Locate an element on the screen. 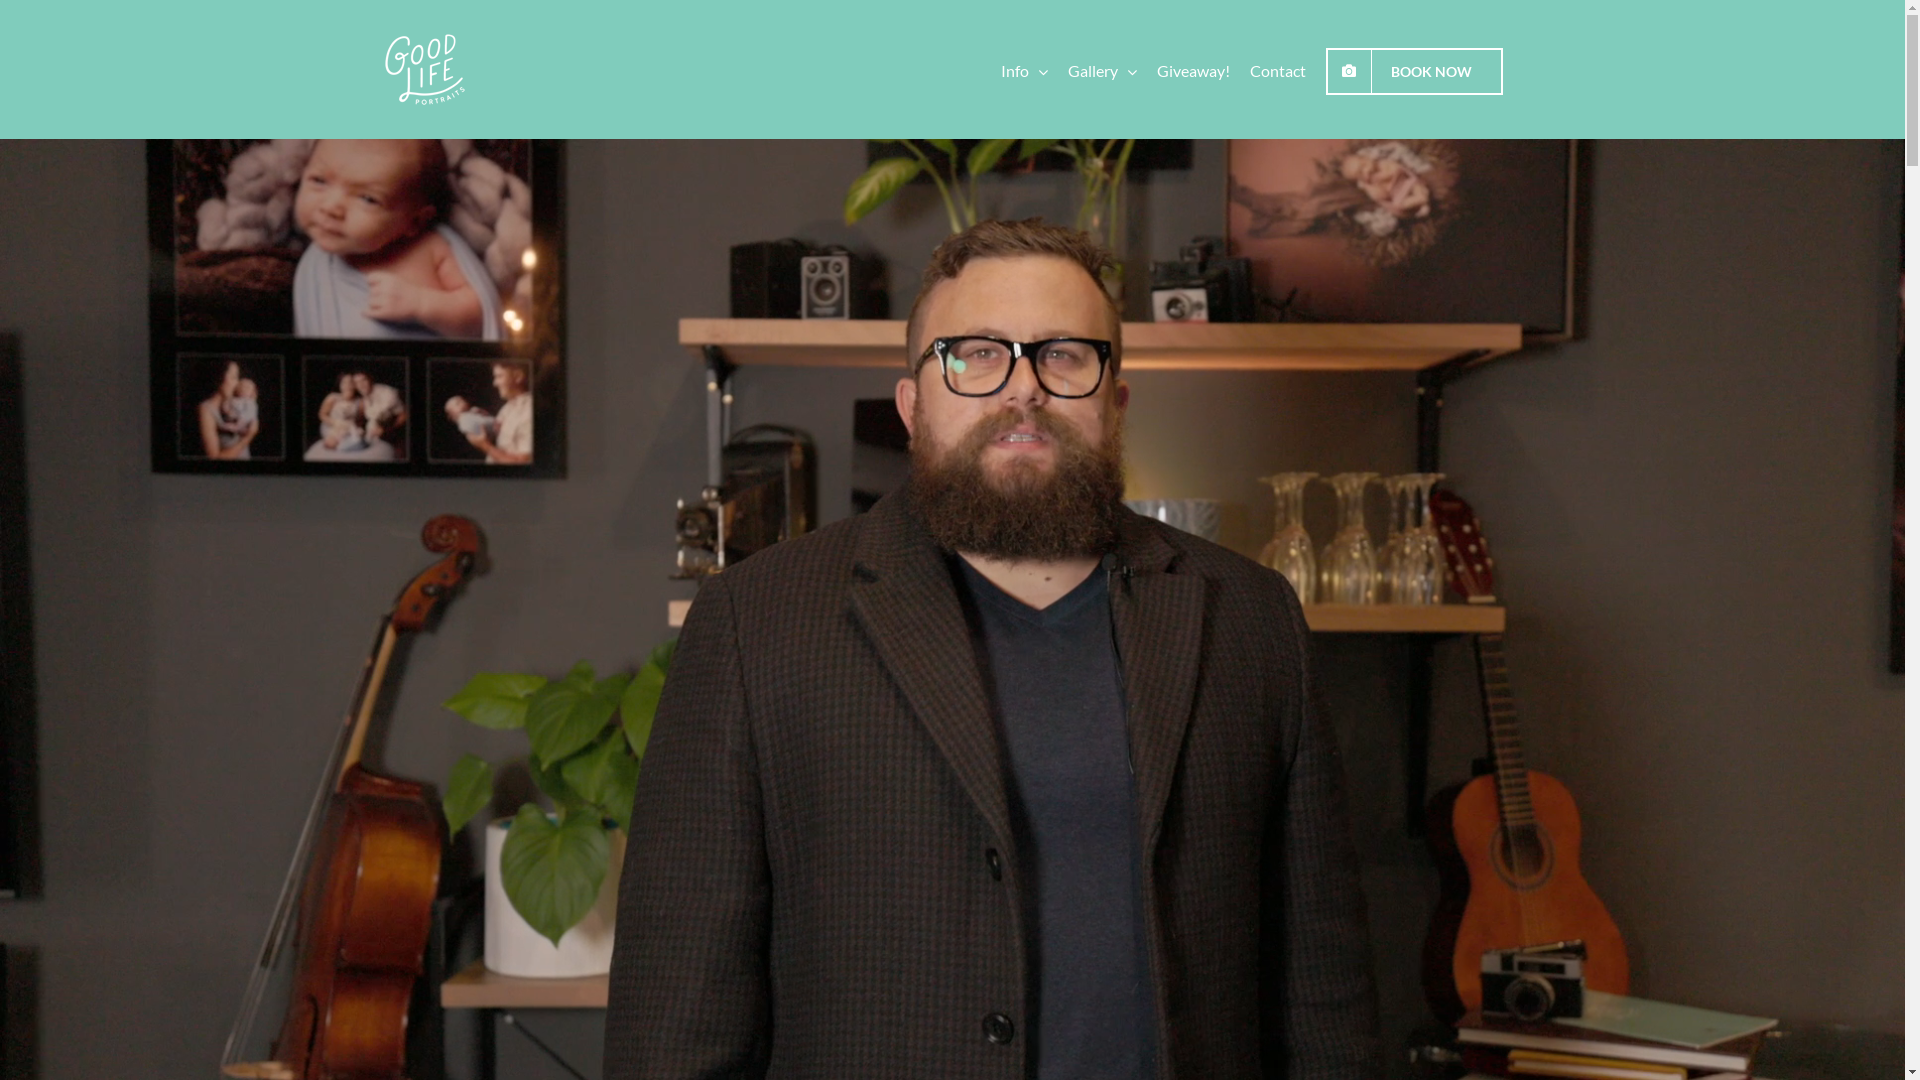 This screenshot has height=1080, width=1920. 'Contact' is located at coordinates (1276, 68).